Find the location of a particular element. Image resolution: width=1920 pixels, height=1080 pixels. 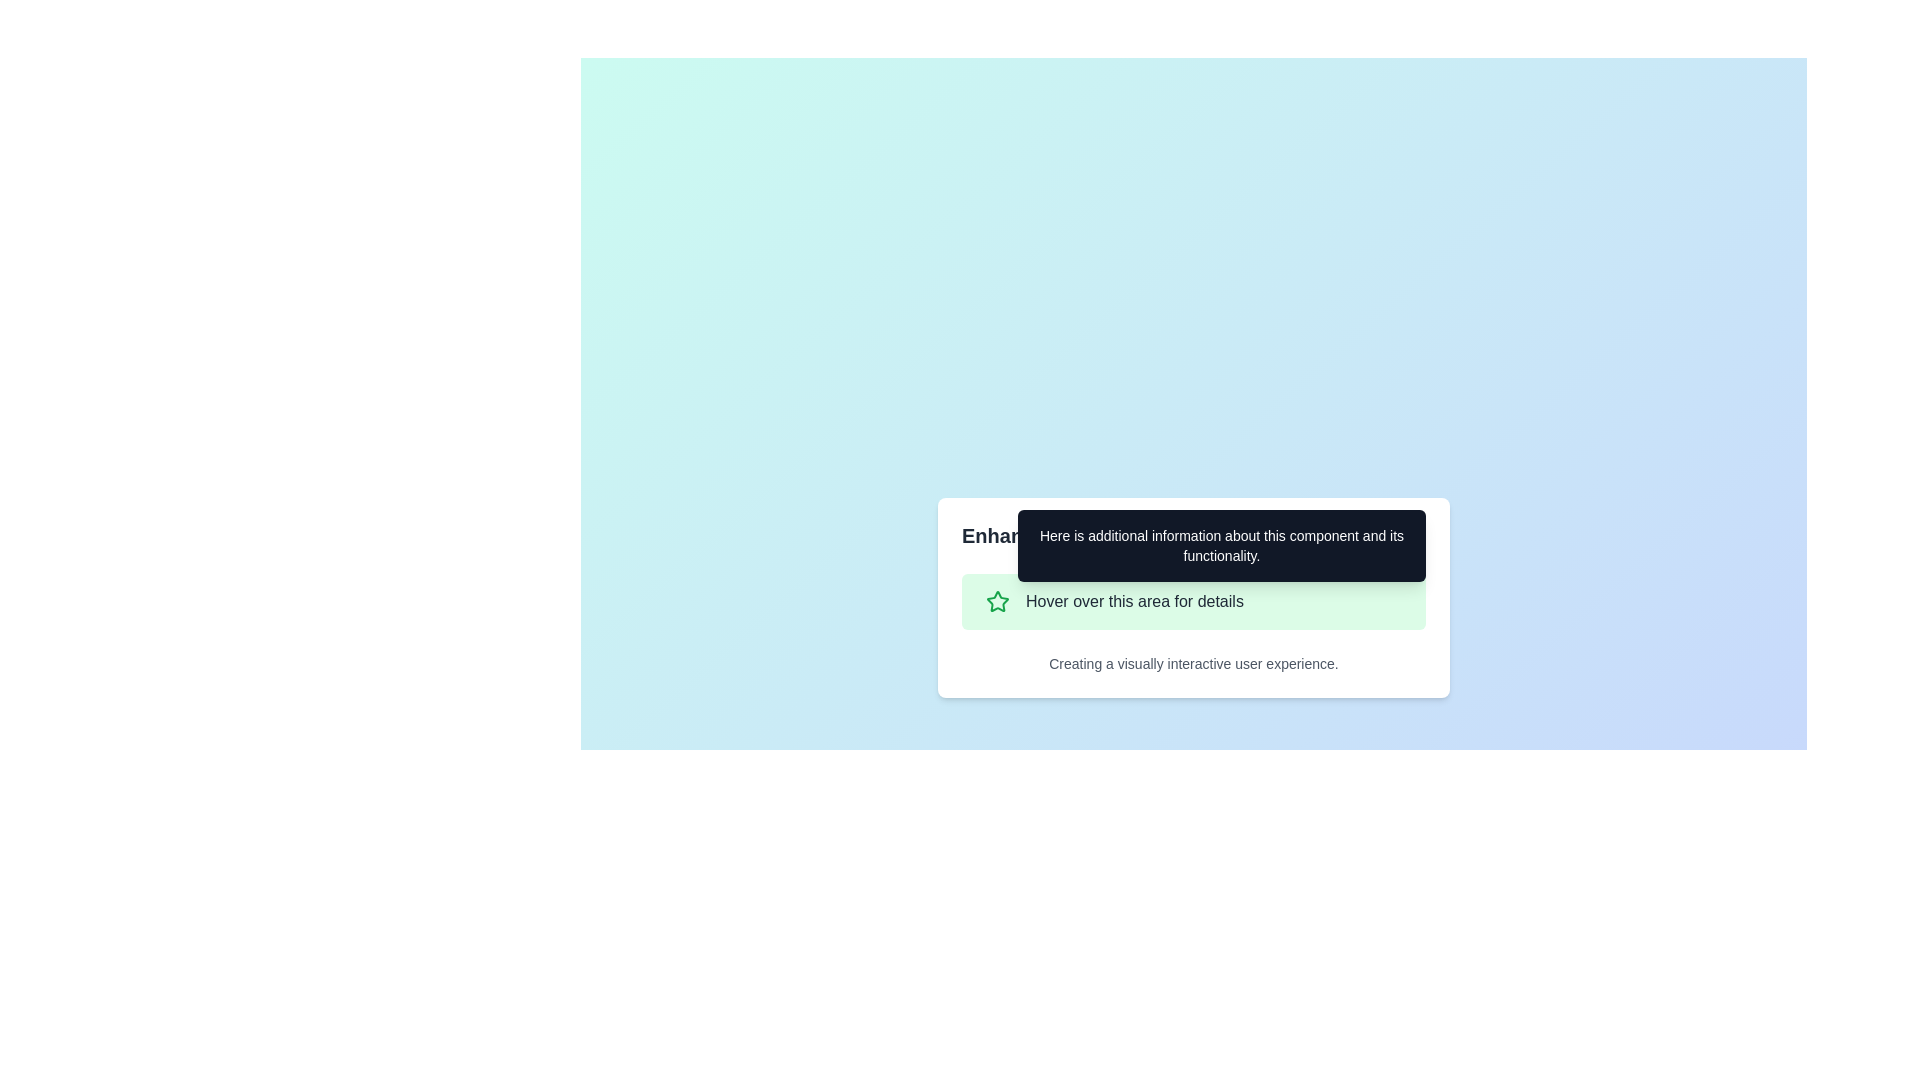

text displayed in the tooltip that says 'Here is additional information about this component and its functionality.' is located at coordinates (1221, 546).